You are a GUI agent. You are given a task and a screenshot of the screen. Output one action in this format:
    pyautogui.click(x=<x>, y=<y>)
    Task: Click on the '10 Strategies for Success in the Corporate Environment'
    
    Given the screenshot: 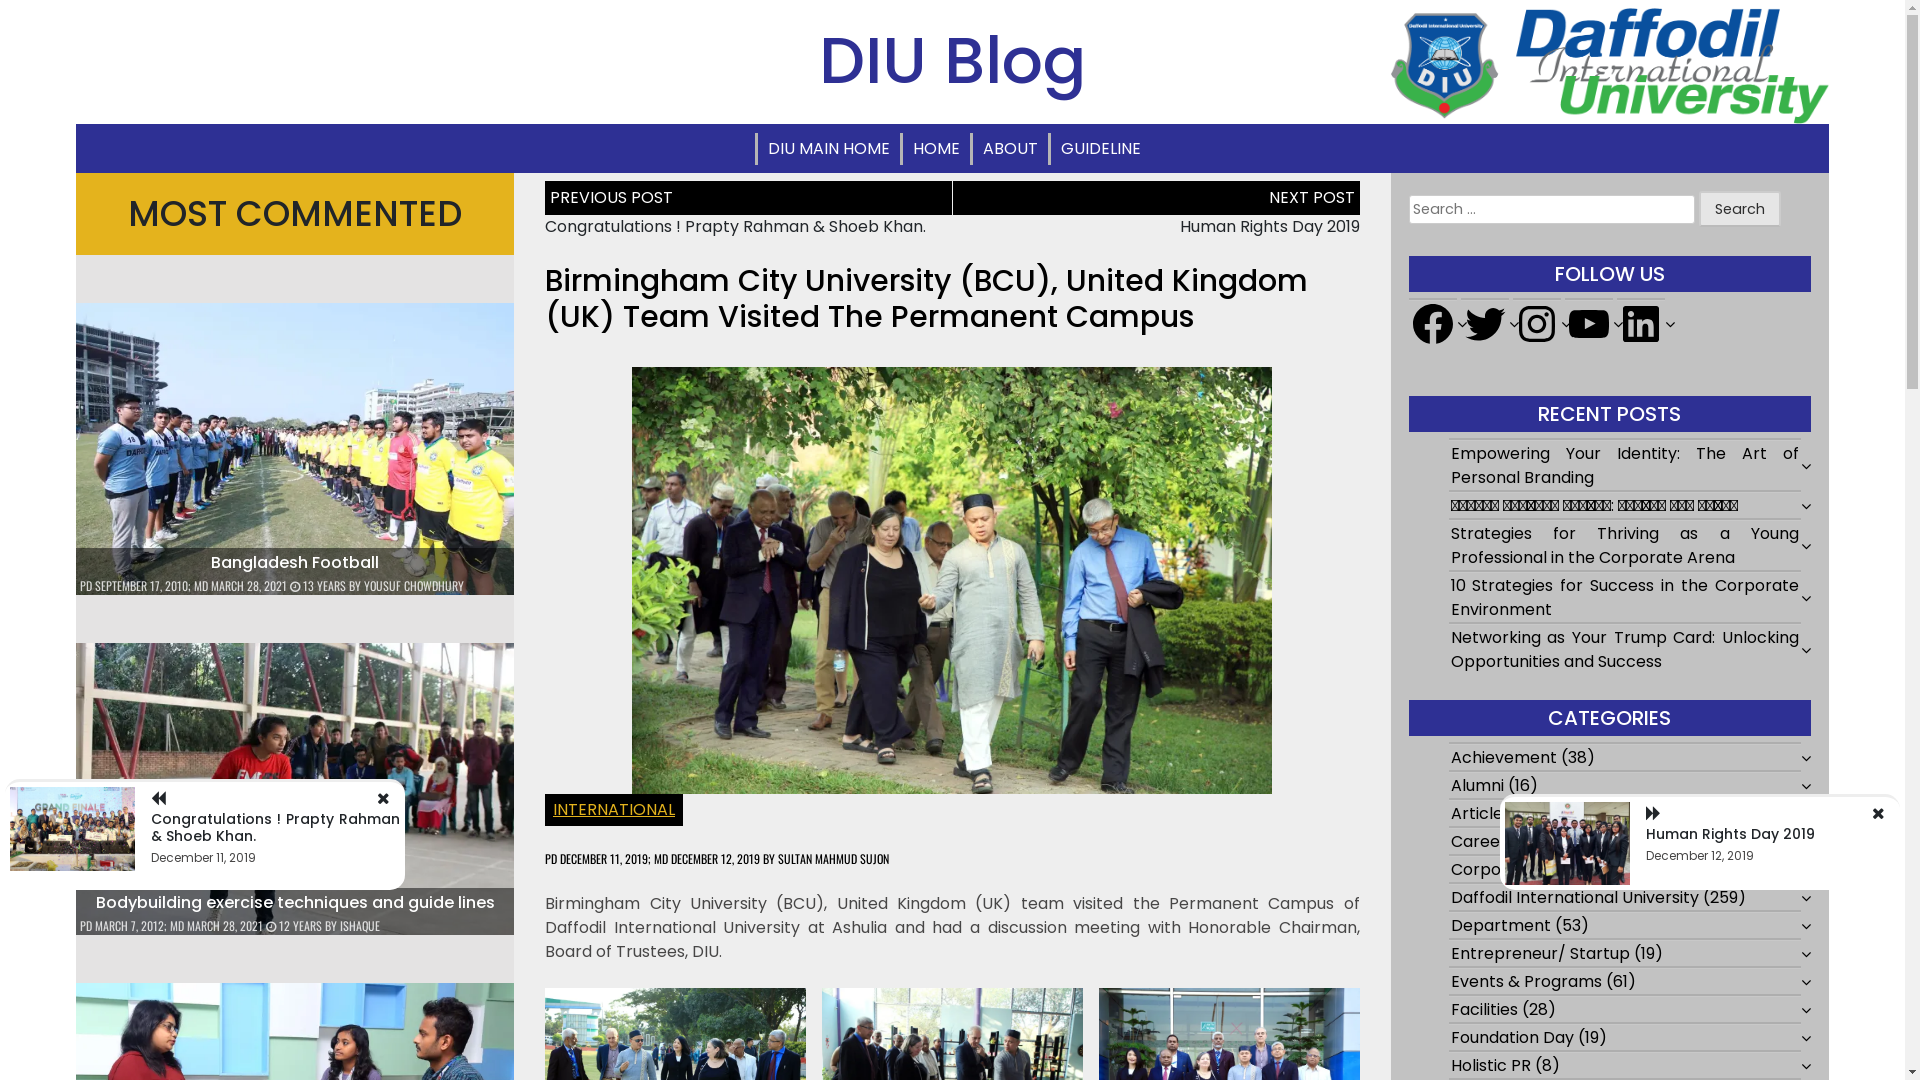 What is the action you would take?
    pyautogui.click(x=1625, y=596)
    